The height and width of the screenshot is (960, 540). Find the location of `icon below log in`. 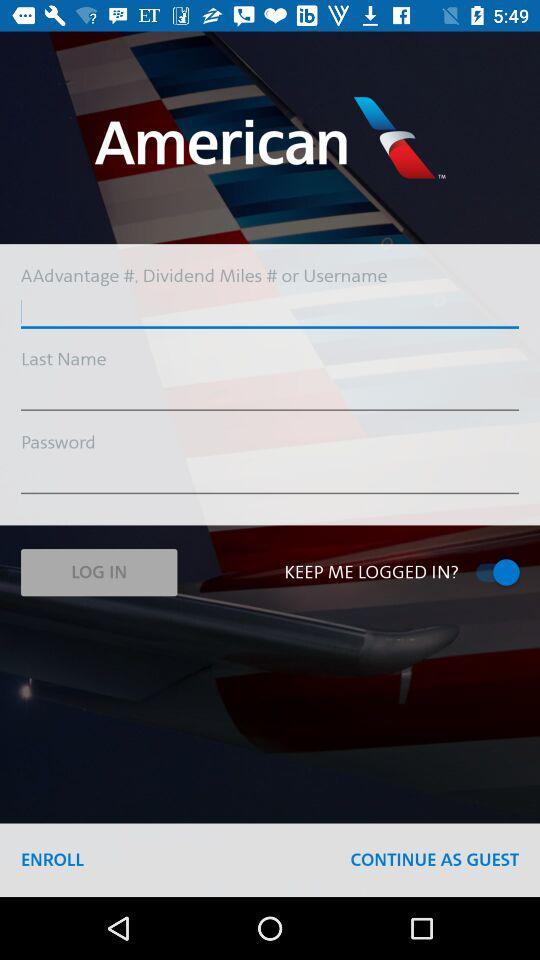

icon below log in is located at coordinates (52, 859).